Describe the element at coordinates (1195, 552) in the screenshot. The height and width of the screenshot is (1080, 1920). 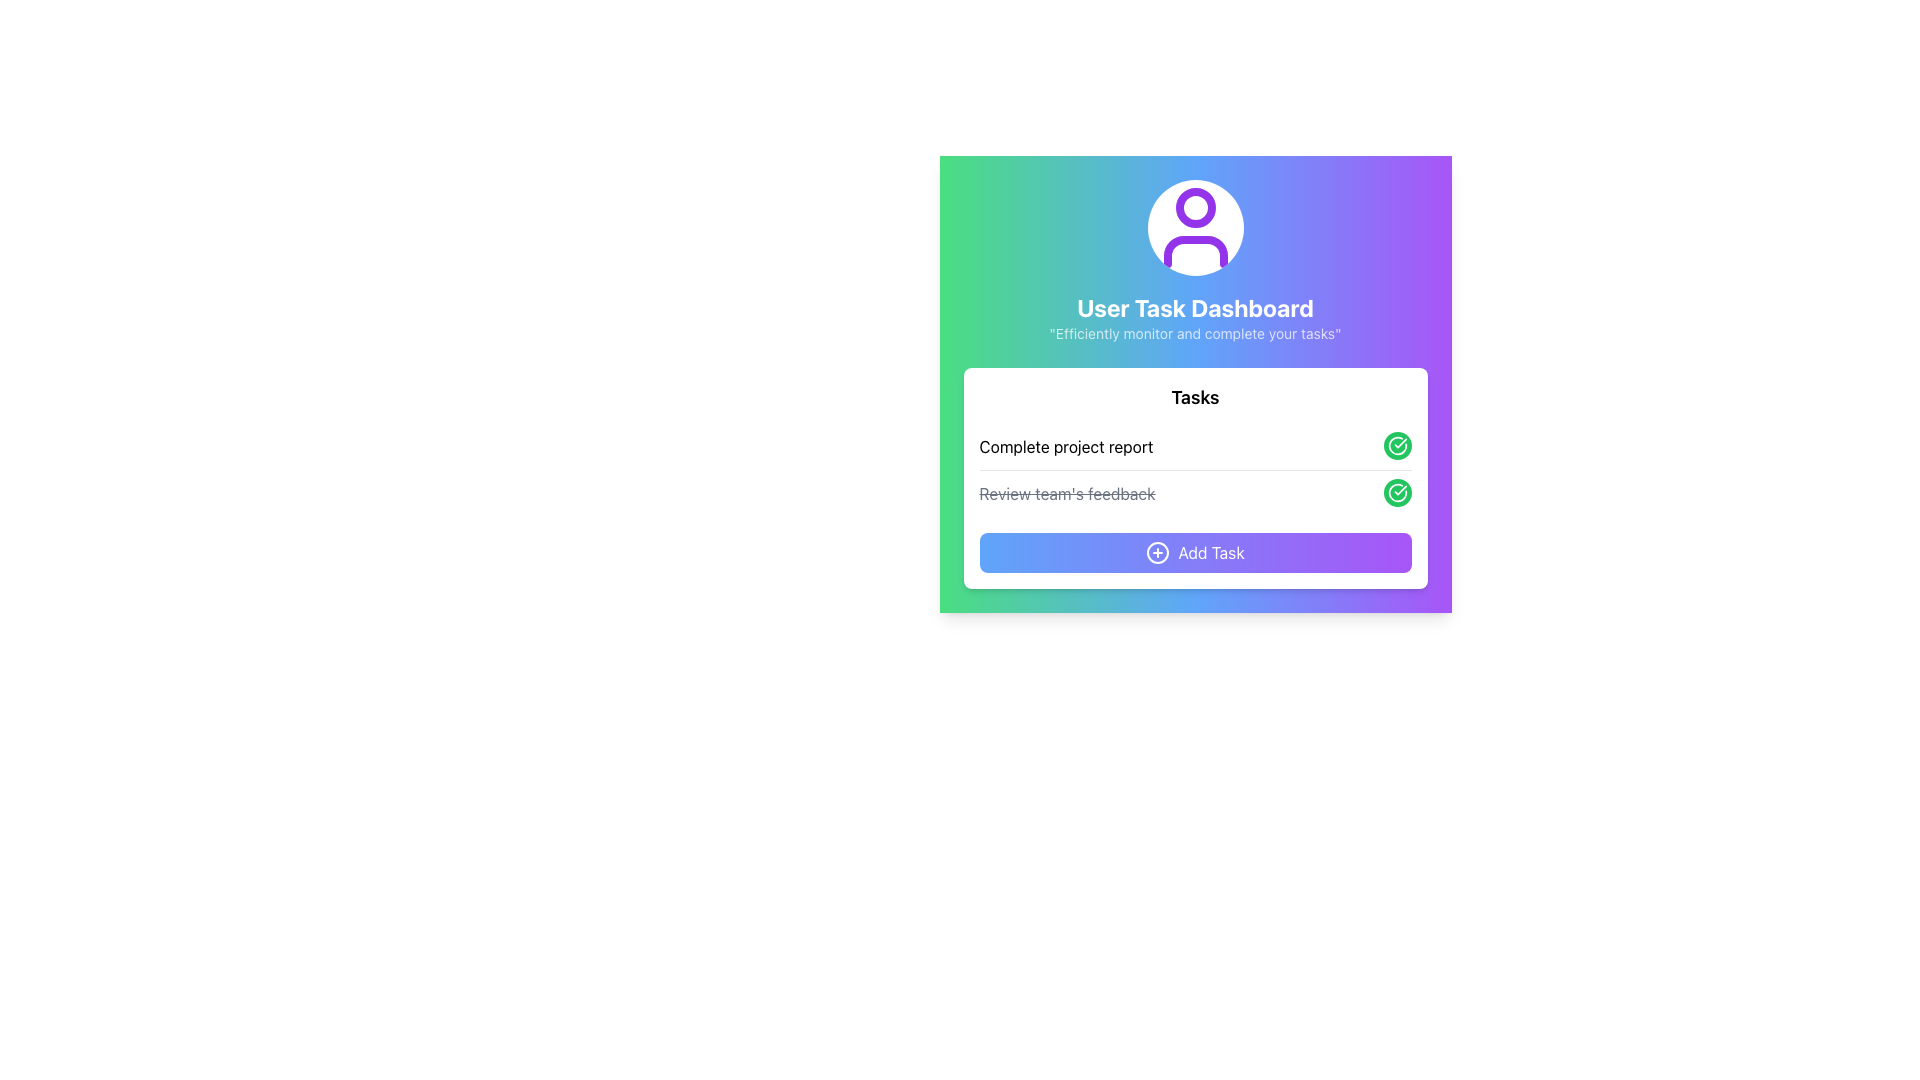
I see `the button located at the bottom of the 'Tasks' card` at that location.